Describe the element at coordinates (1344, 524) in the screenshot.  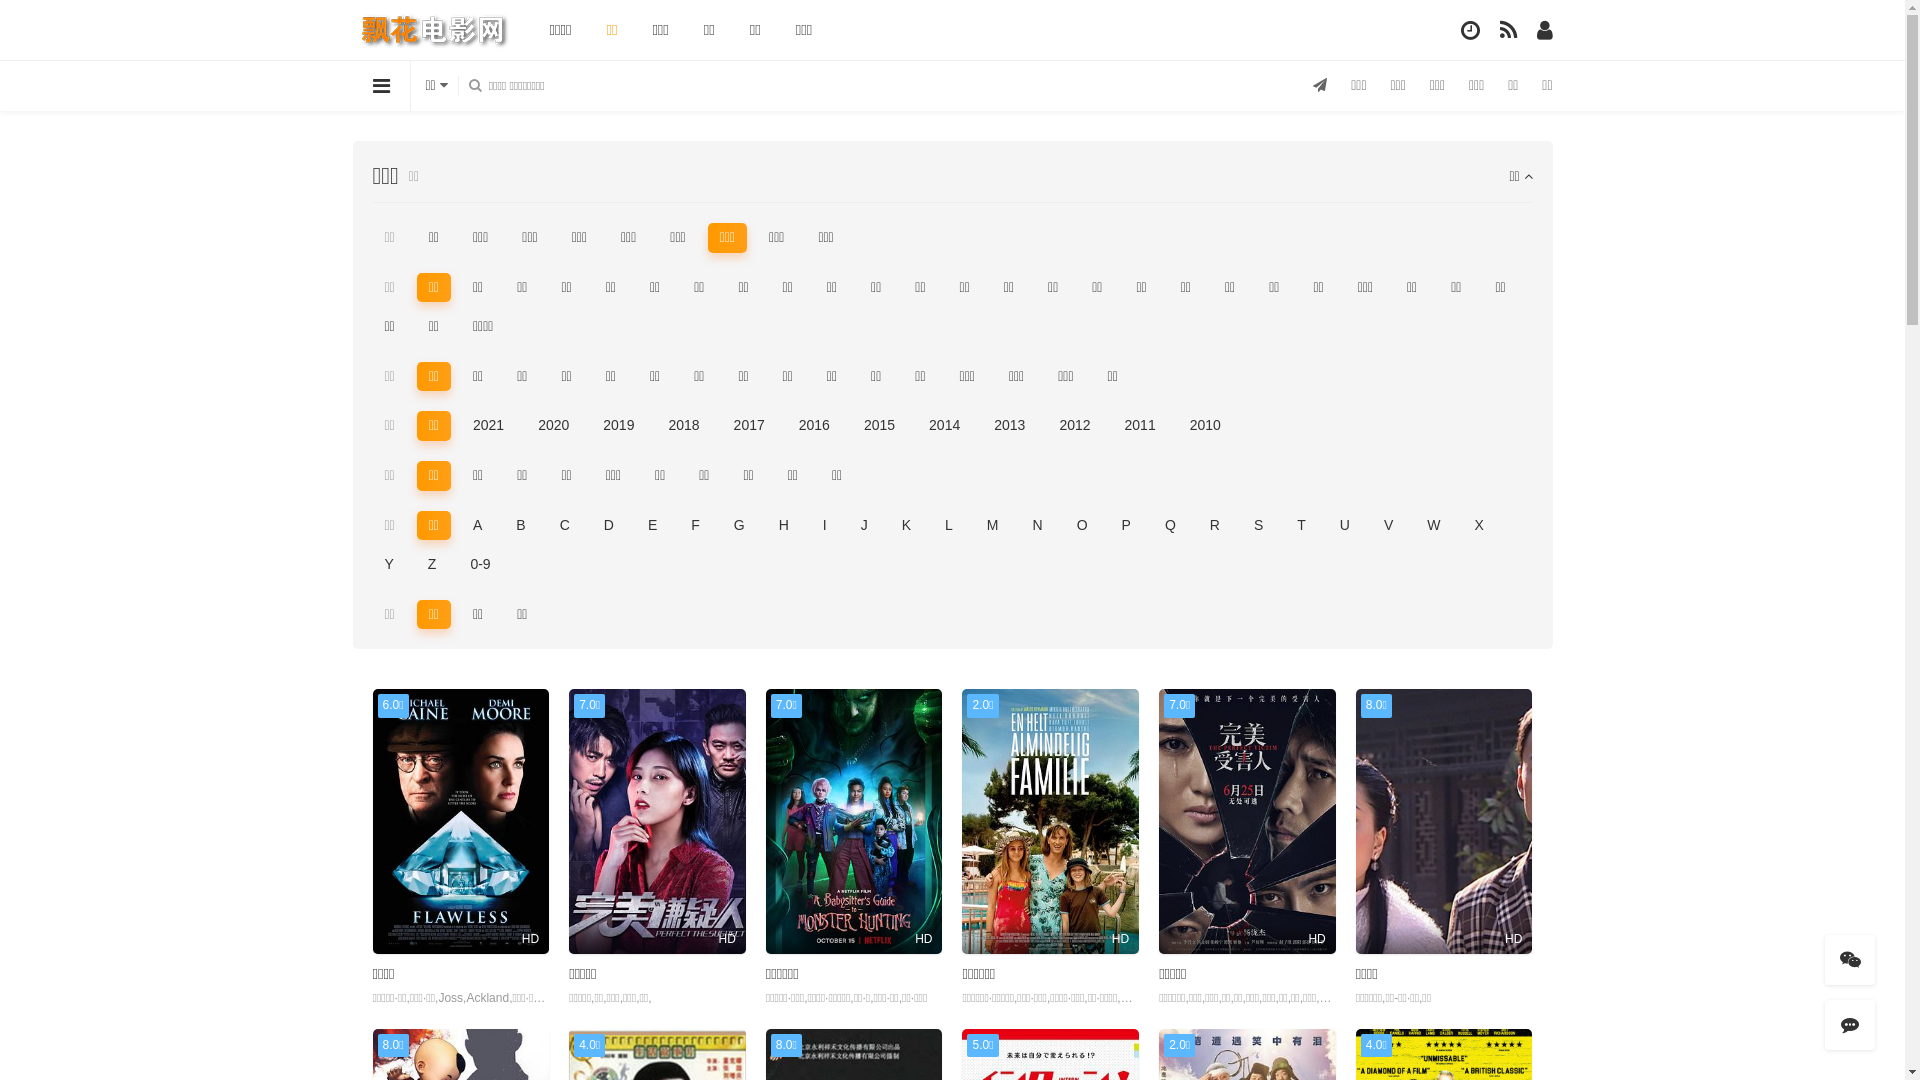
I see `'U'` at that location.